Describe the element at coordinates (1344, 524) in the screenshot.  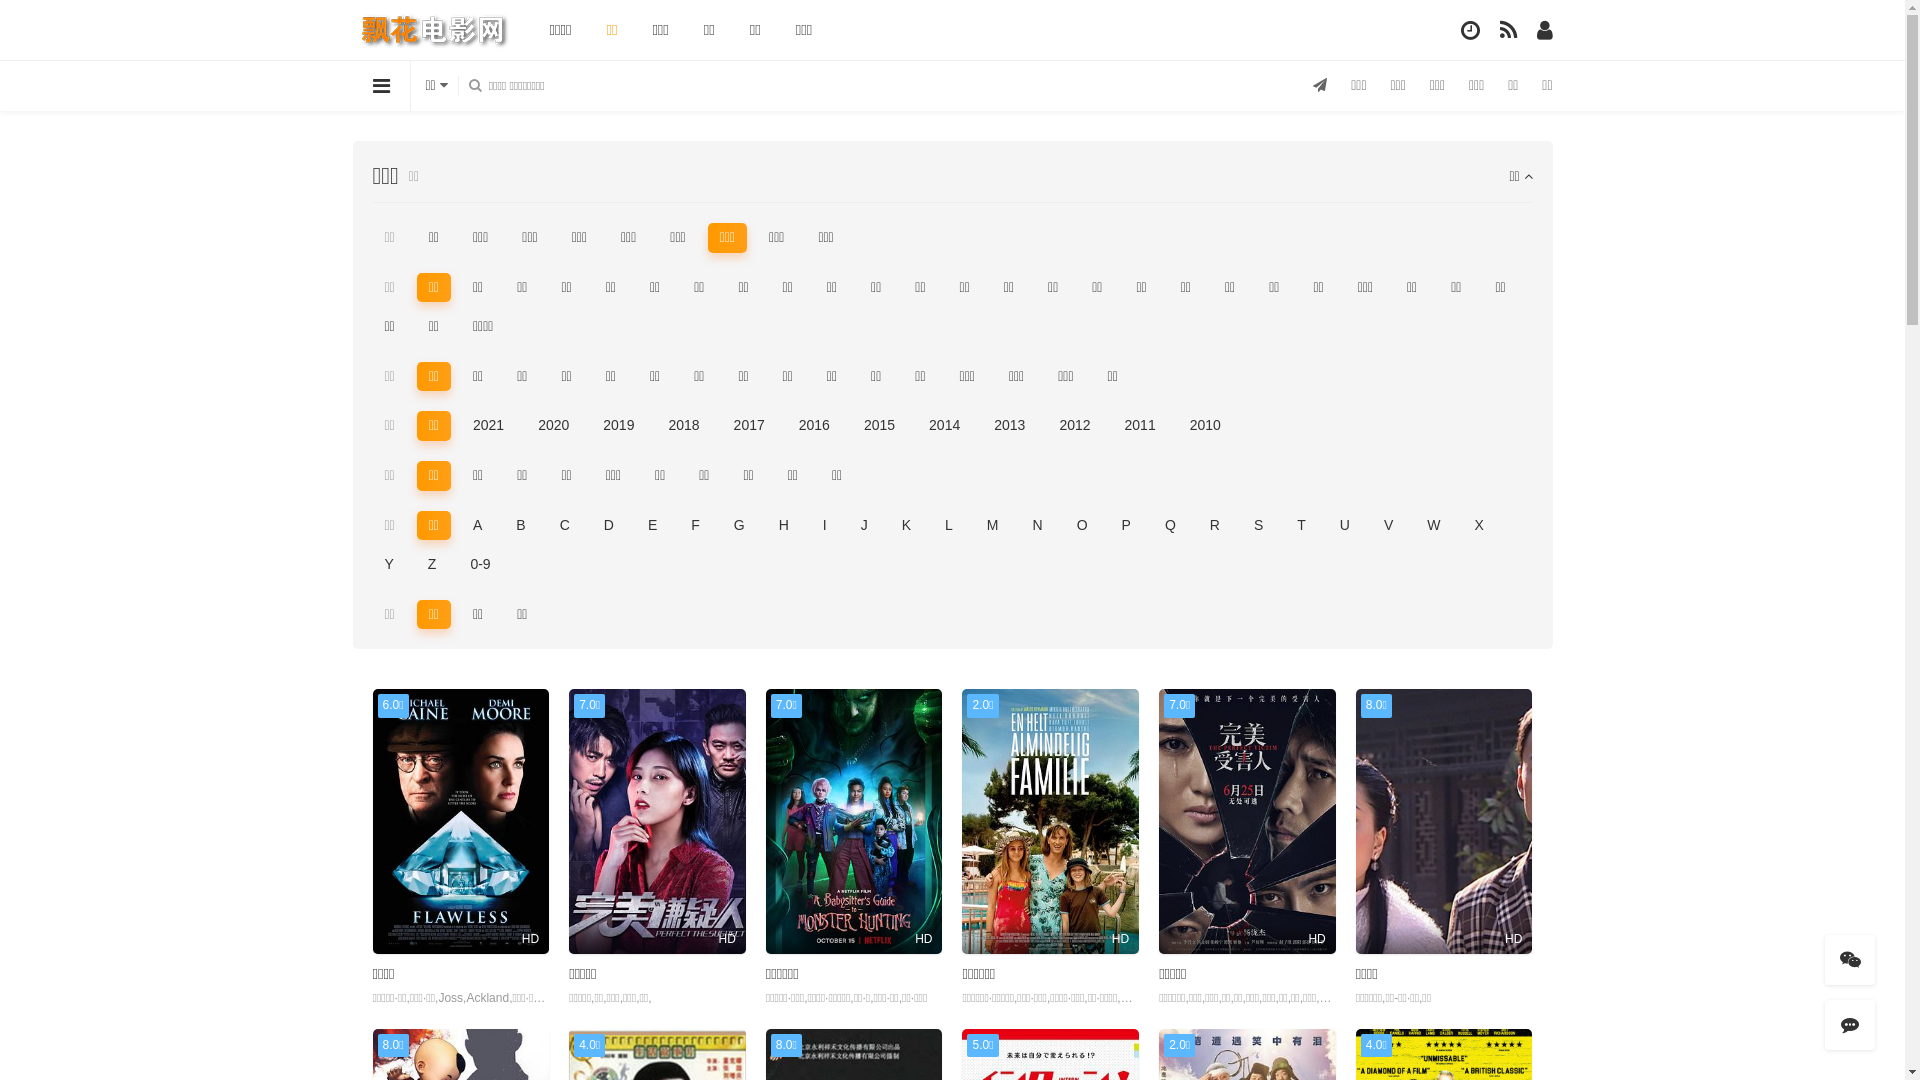
I see `'U'` at that location.